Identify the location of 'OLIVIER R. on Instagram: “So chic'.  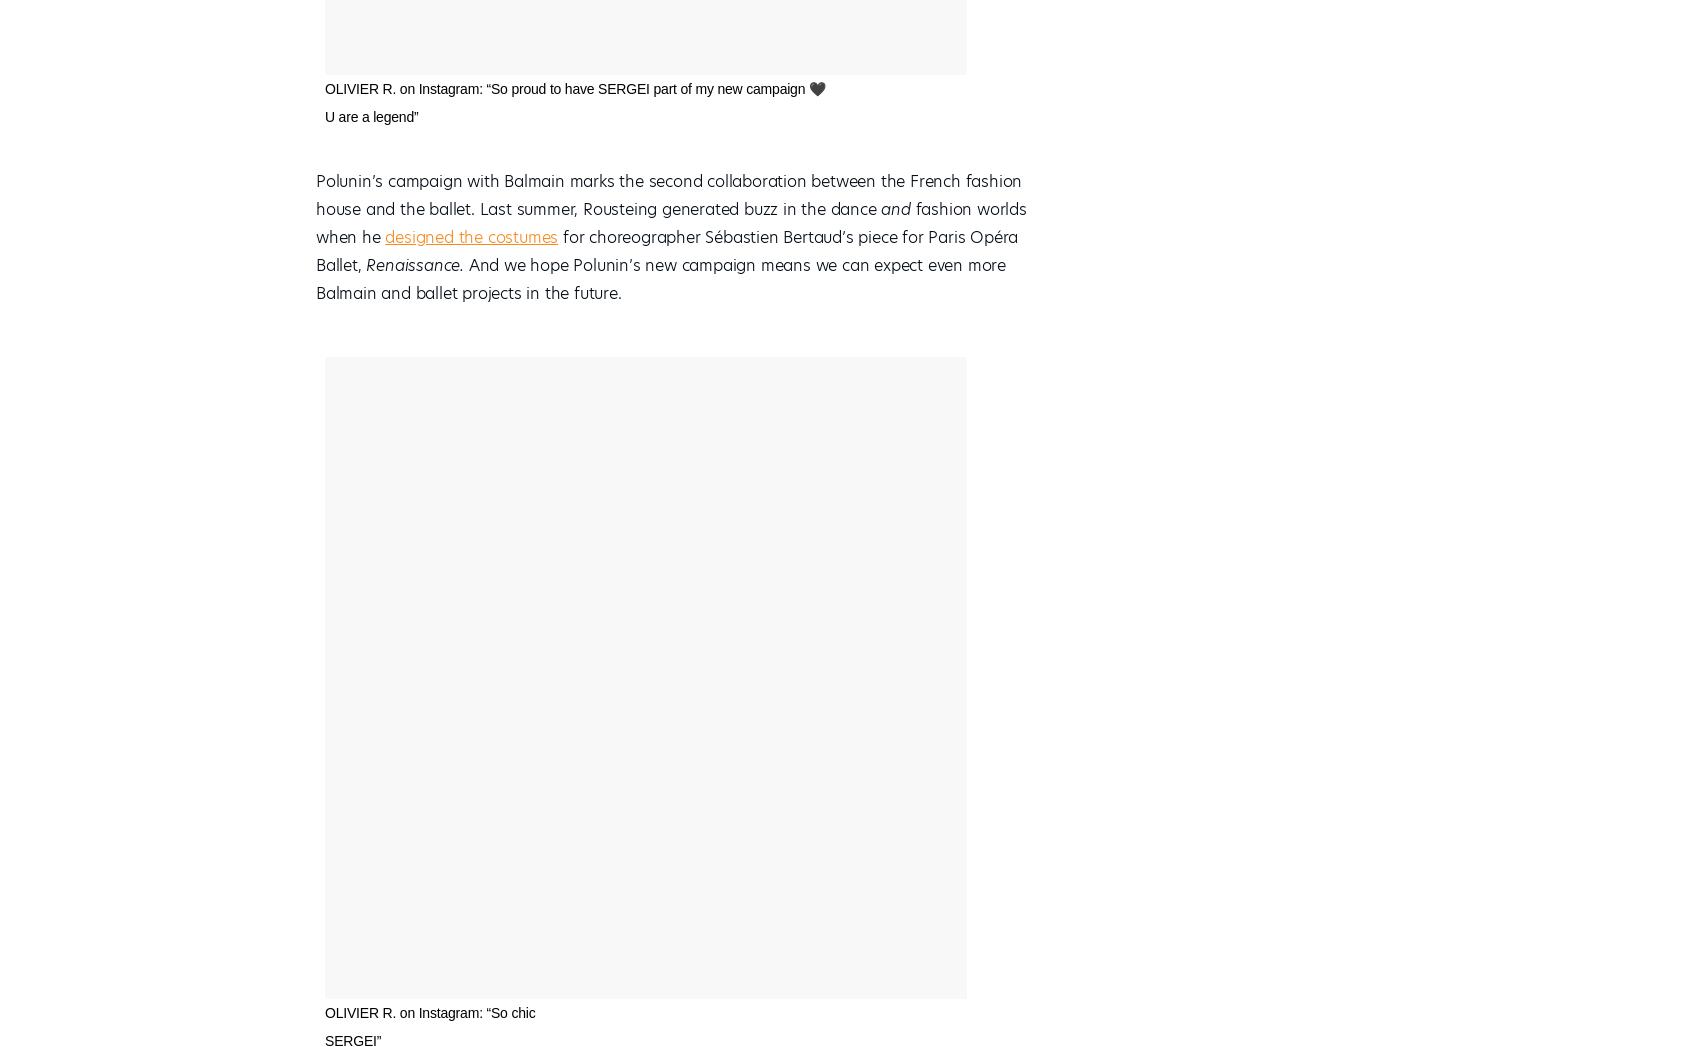
(429, 1012).